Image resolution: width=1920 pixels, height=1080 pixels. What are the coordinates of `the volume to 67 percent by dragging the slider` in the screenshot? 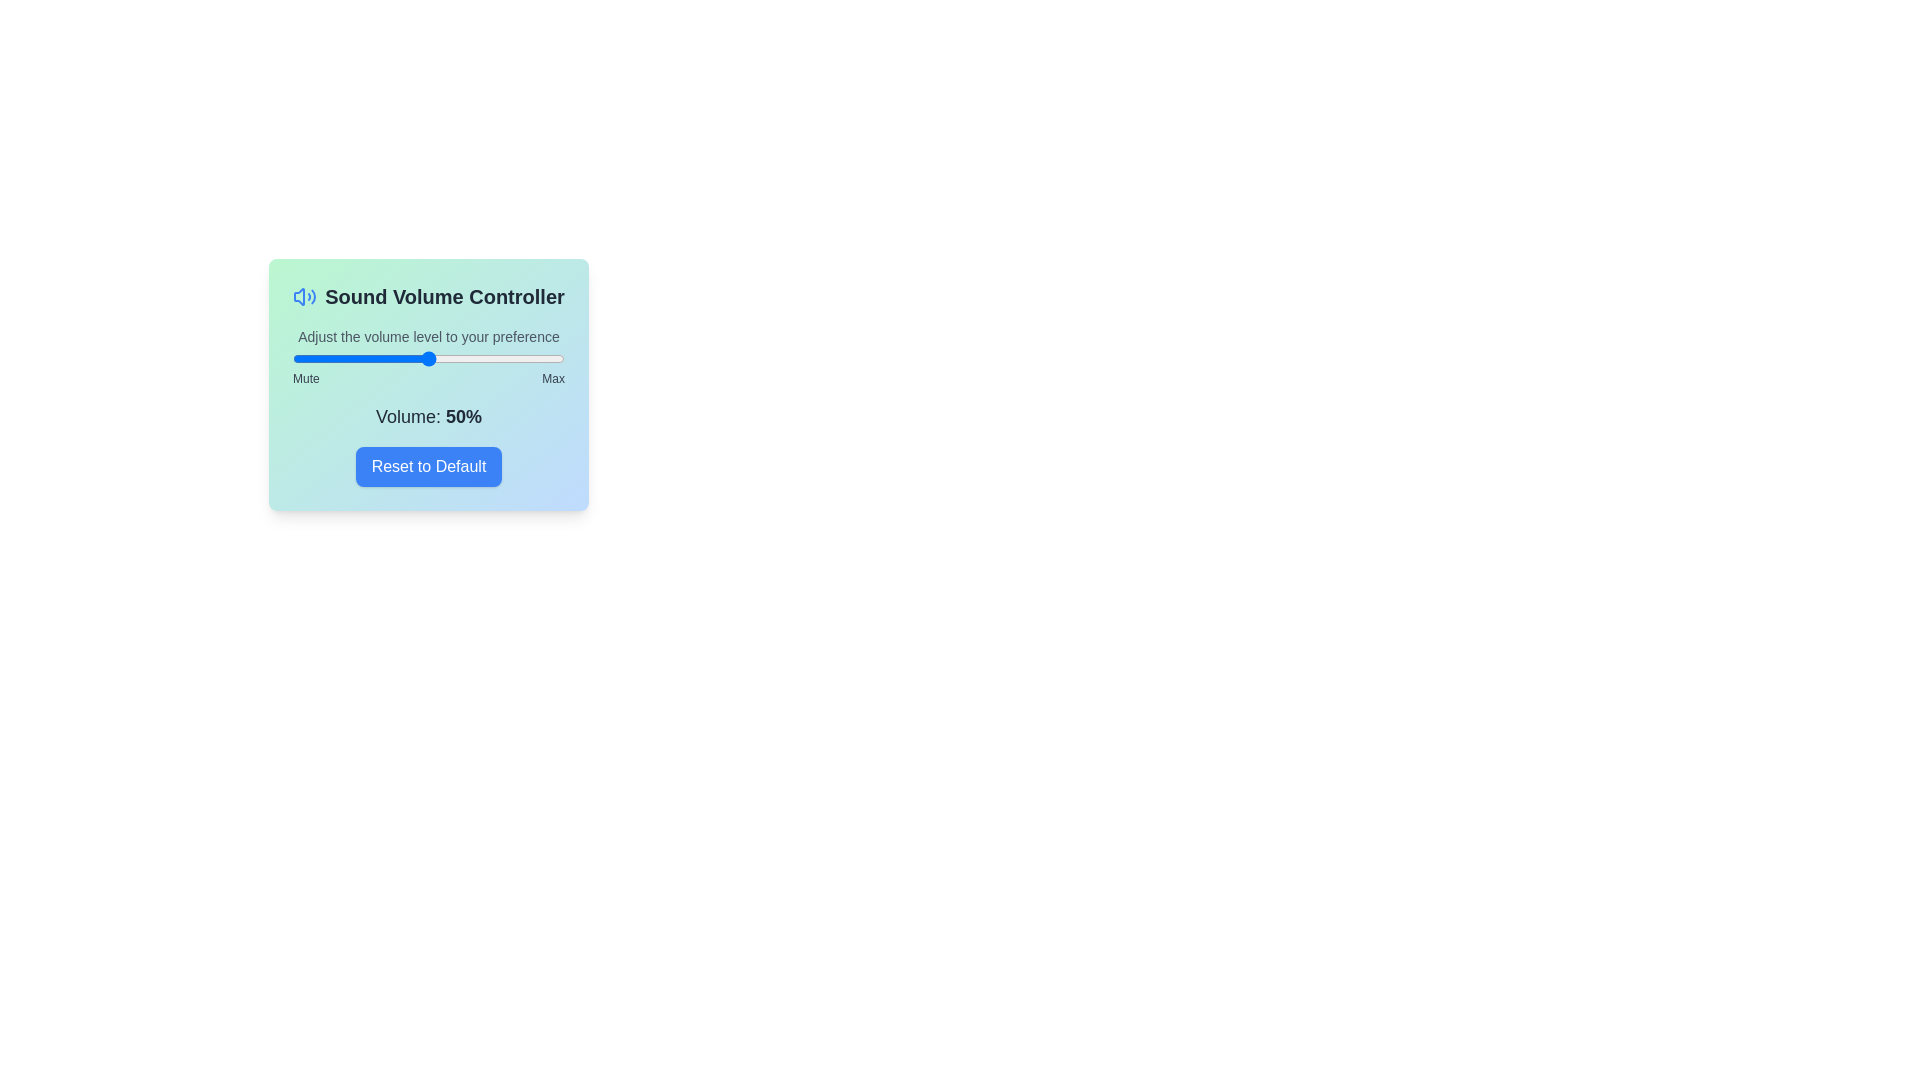 It's located at (474, 357).